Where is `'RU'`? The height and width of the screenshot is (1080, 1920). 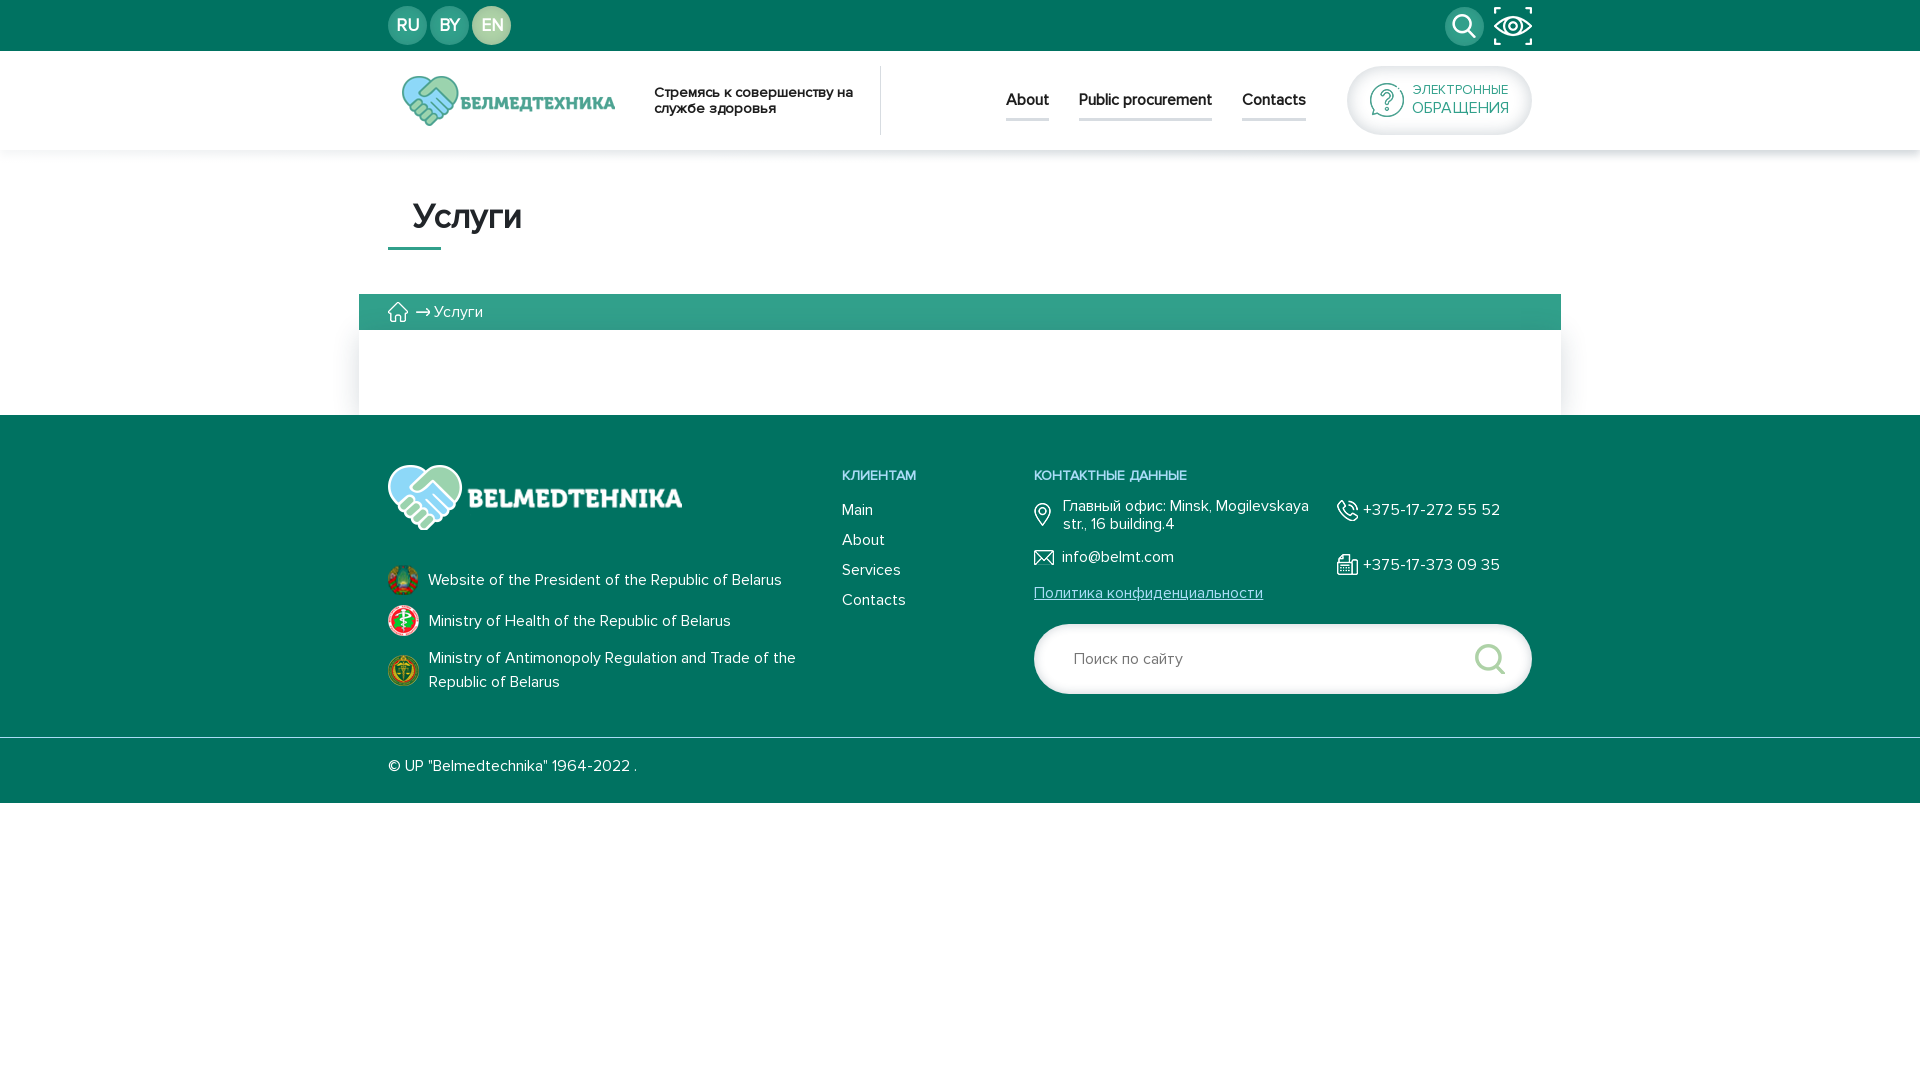
'RU' is located at coordinates (406, 25).